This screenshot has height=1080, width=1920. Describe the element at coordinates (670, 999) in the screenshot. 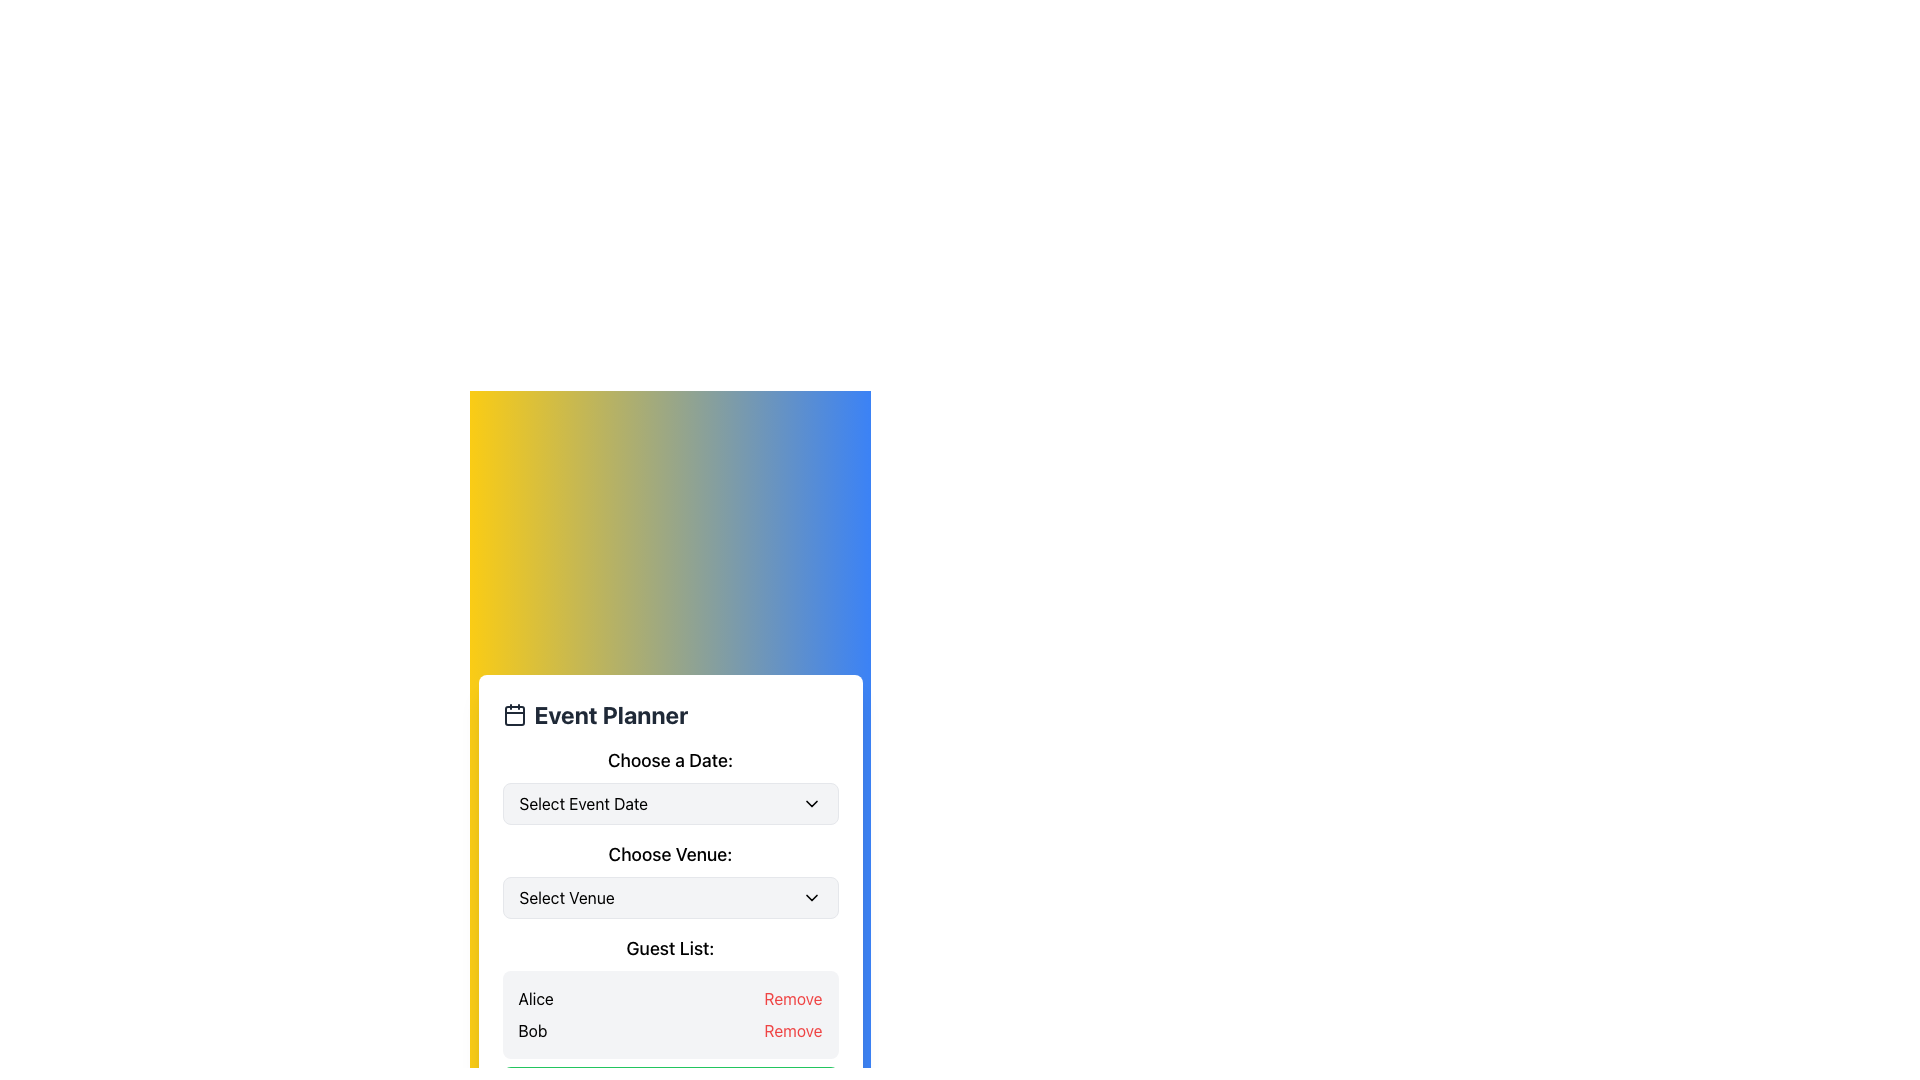

I see `the 'Remove' button for the first entry, 'Alice', in the 'Guest List' section` at that location.